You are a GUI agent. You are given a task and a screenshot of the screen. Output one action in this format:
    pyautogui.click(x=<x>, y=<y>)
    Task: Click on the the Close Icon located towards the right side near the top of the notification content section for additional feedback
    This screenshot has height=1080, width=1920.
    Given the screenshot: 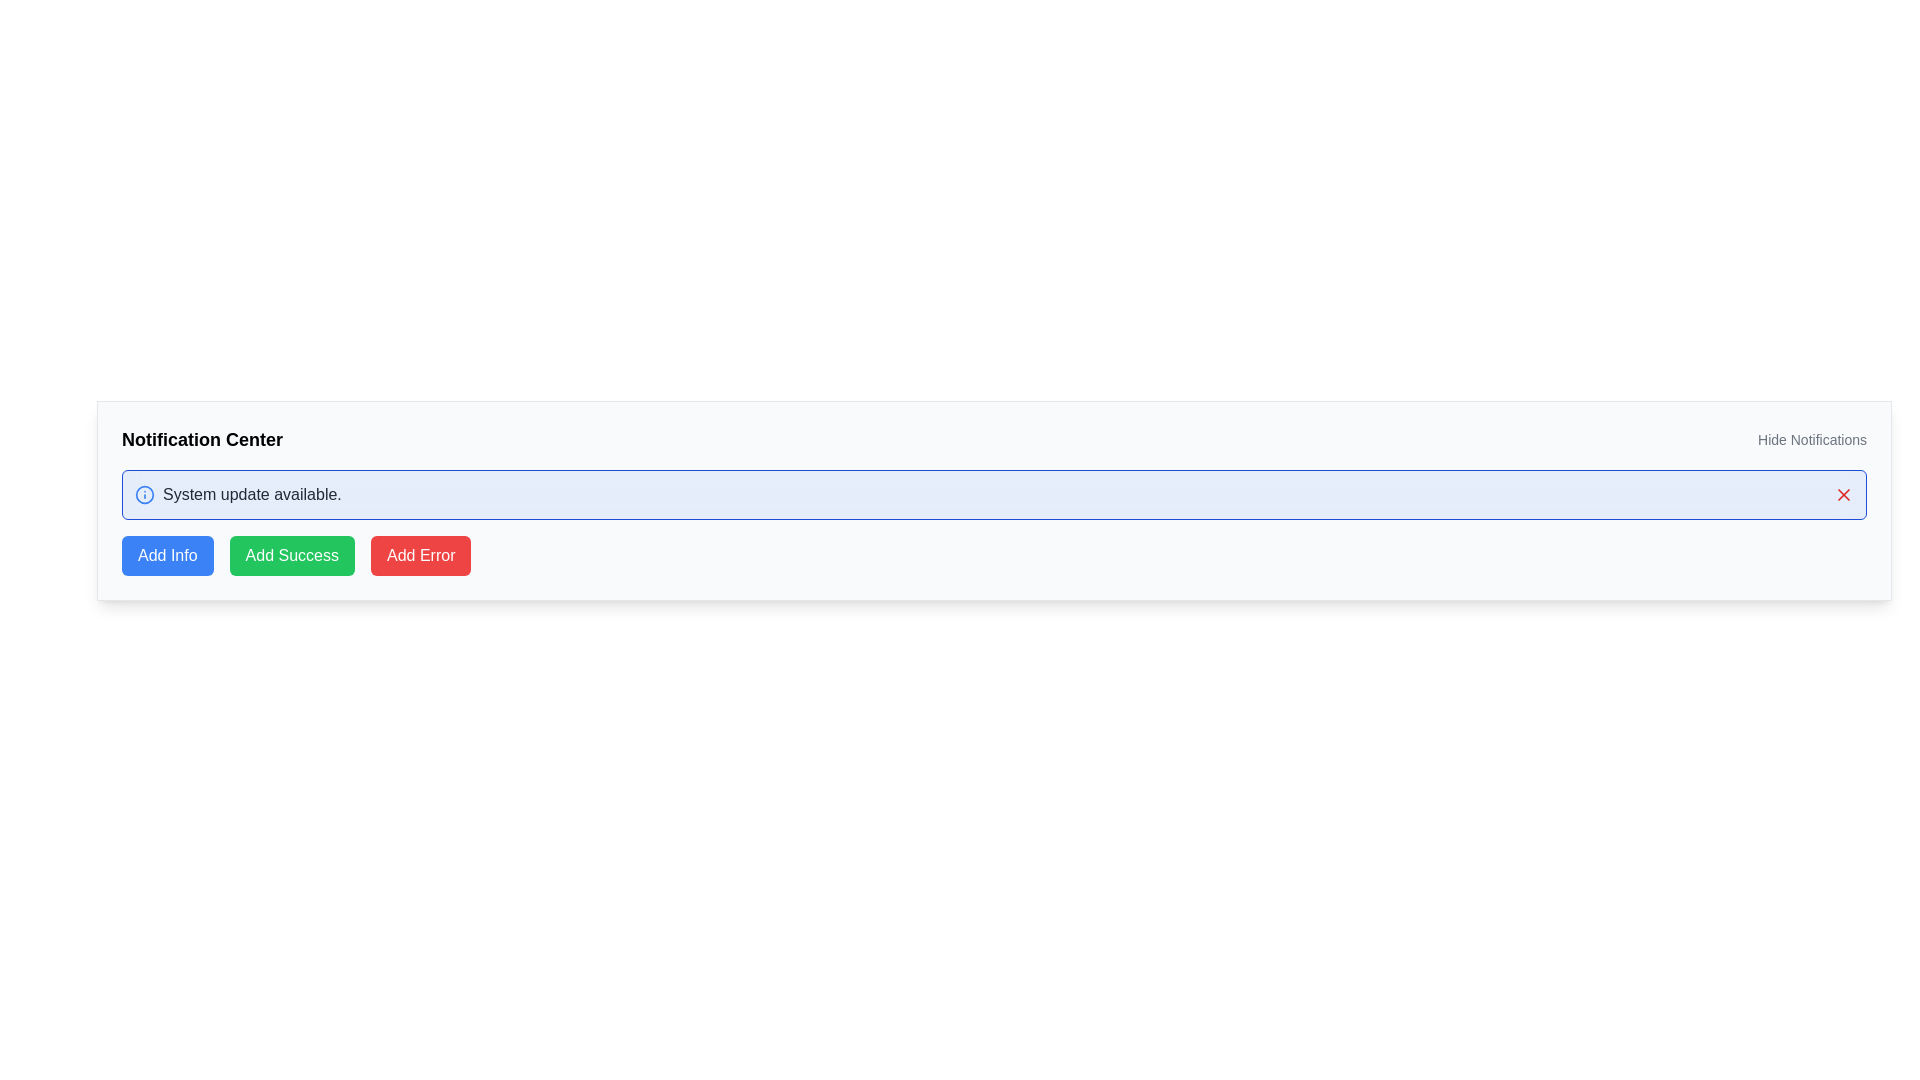 What is the action you would take?
    pyautogui.click(x=1842, y=494)
    